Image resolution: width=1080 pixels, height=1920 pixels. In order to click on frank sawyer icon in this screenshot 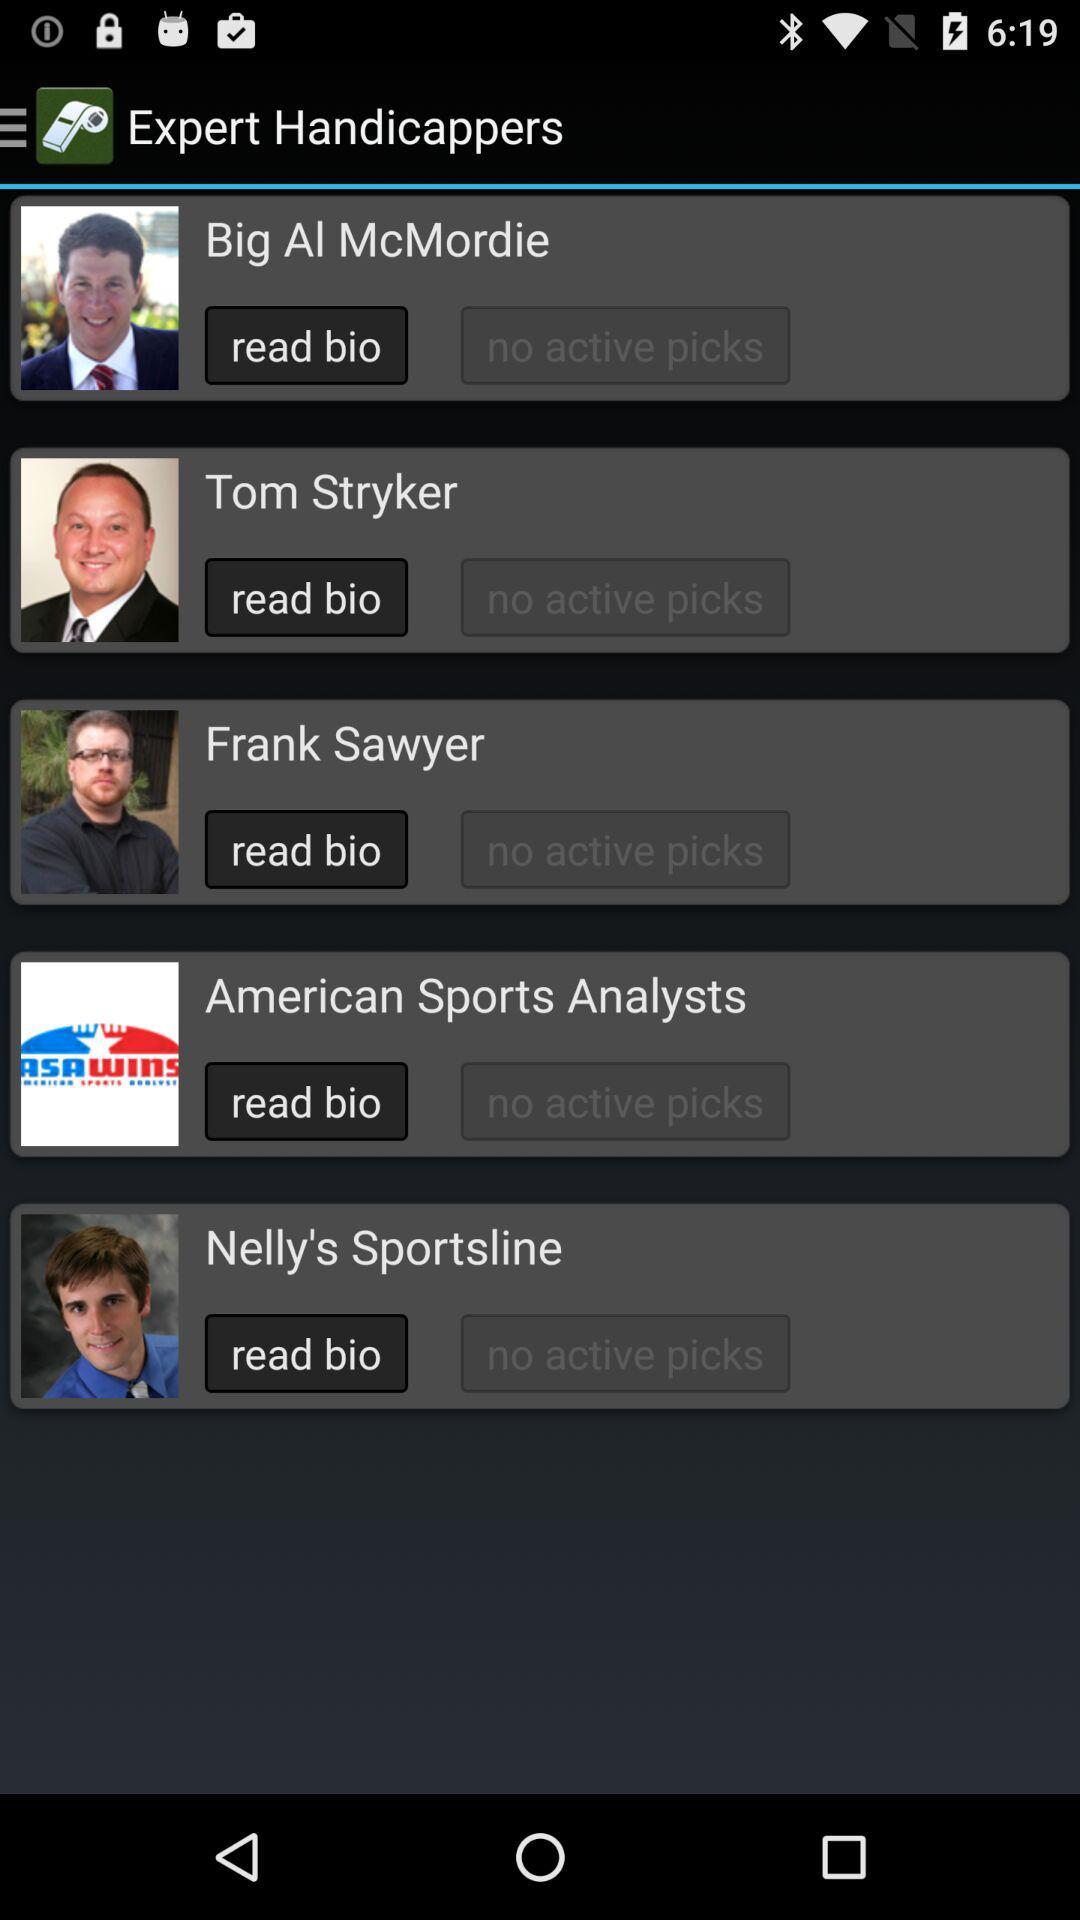, I will do `click(343, 741)`.